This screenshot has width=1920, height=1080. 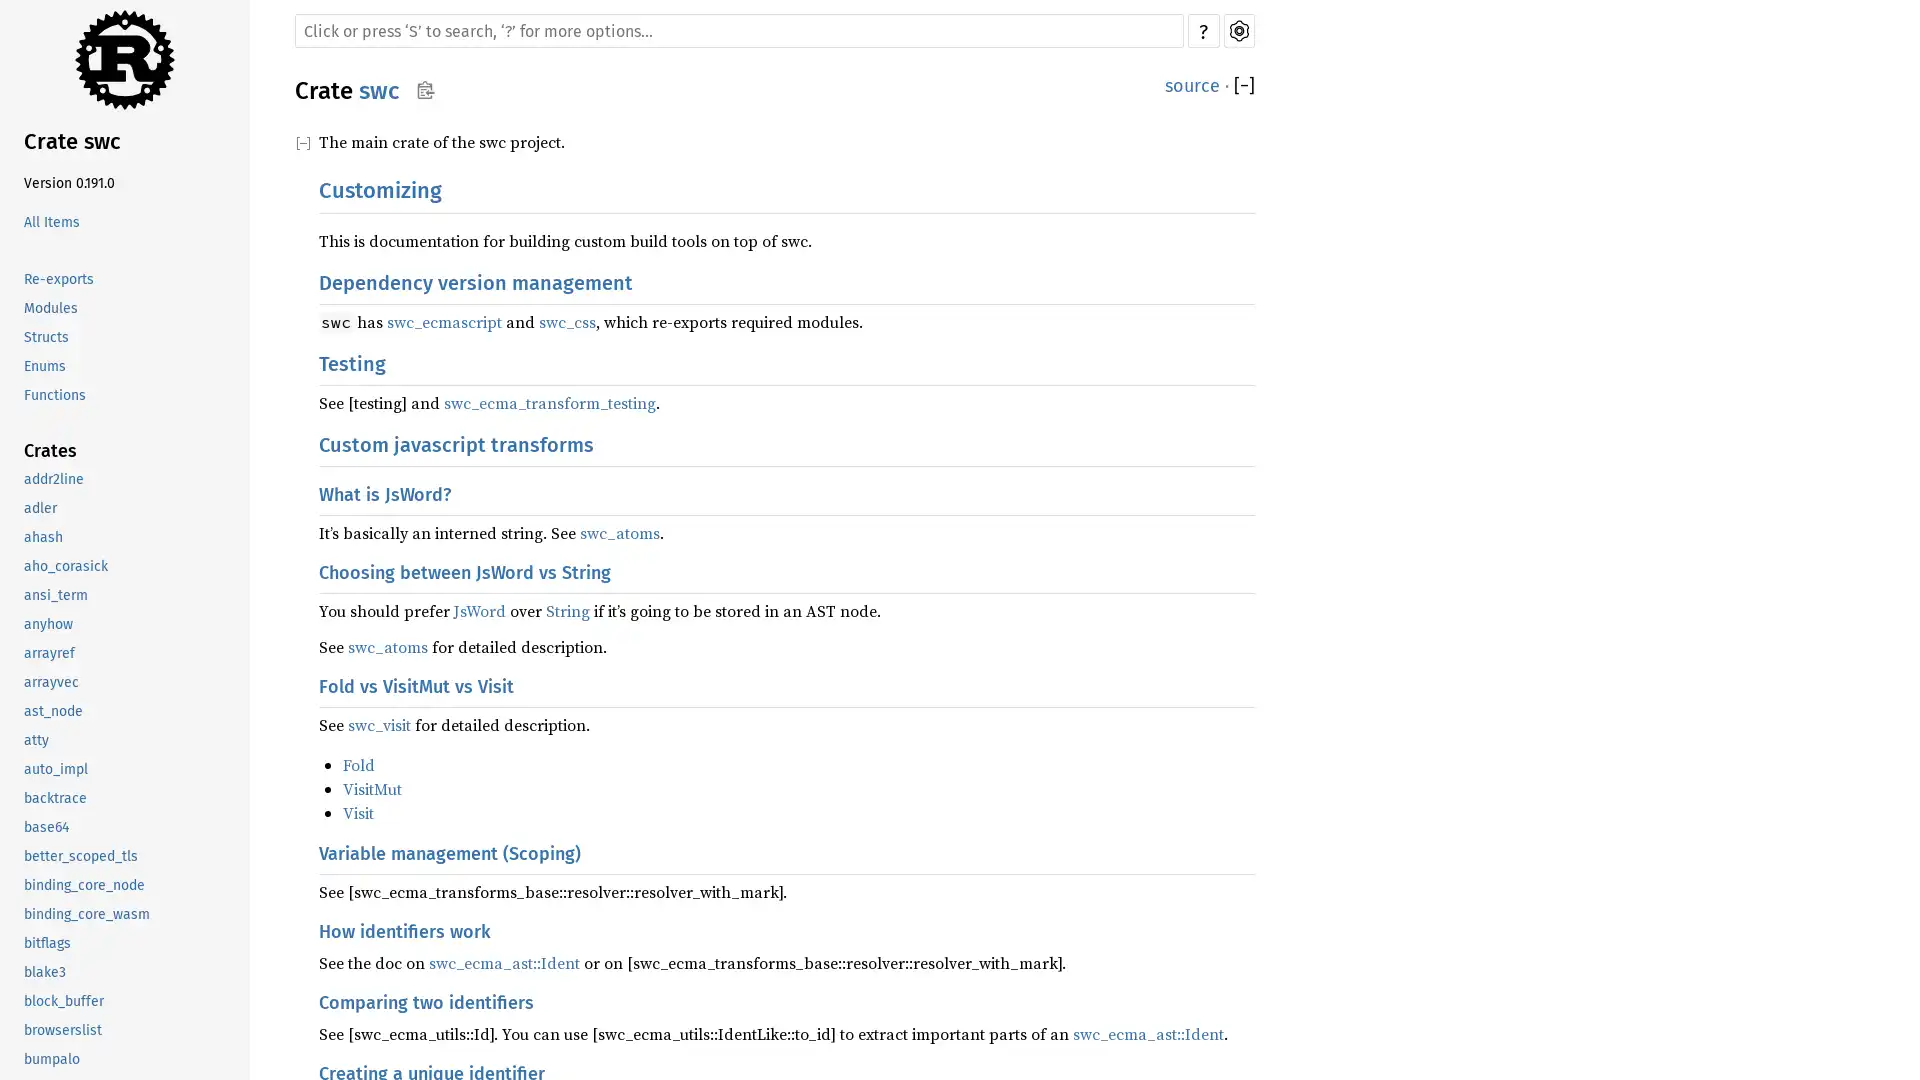 What do you see at coordinates (1202, 30) in the screenshot?
I see `?` at bounding box center [1202, 30].